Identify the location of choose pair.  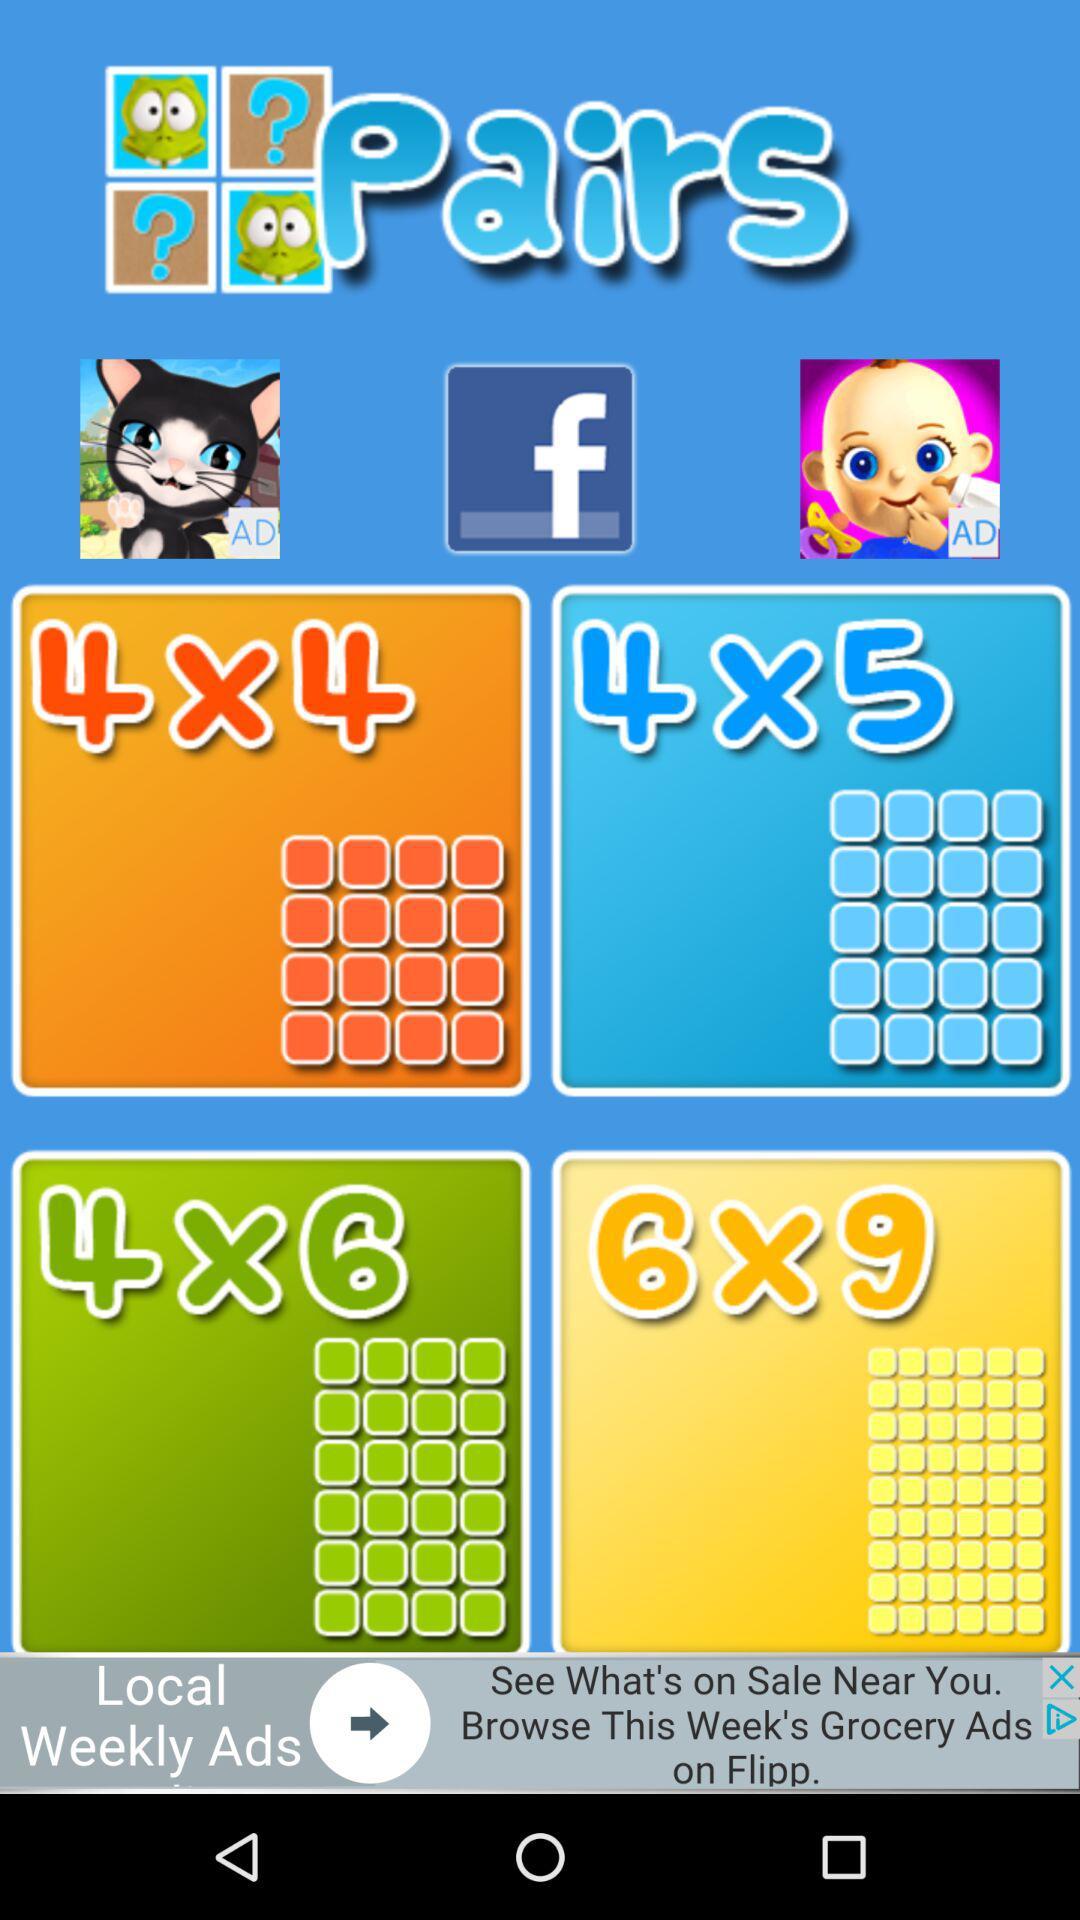
(270, 841).